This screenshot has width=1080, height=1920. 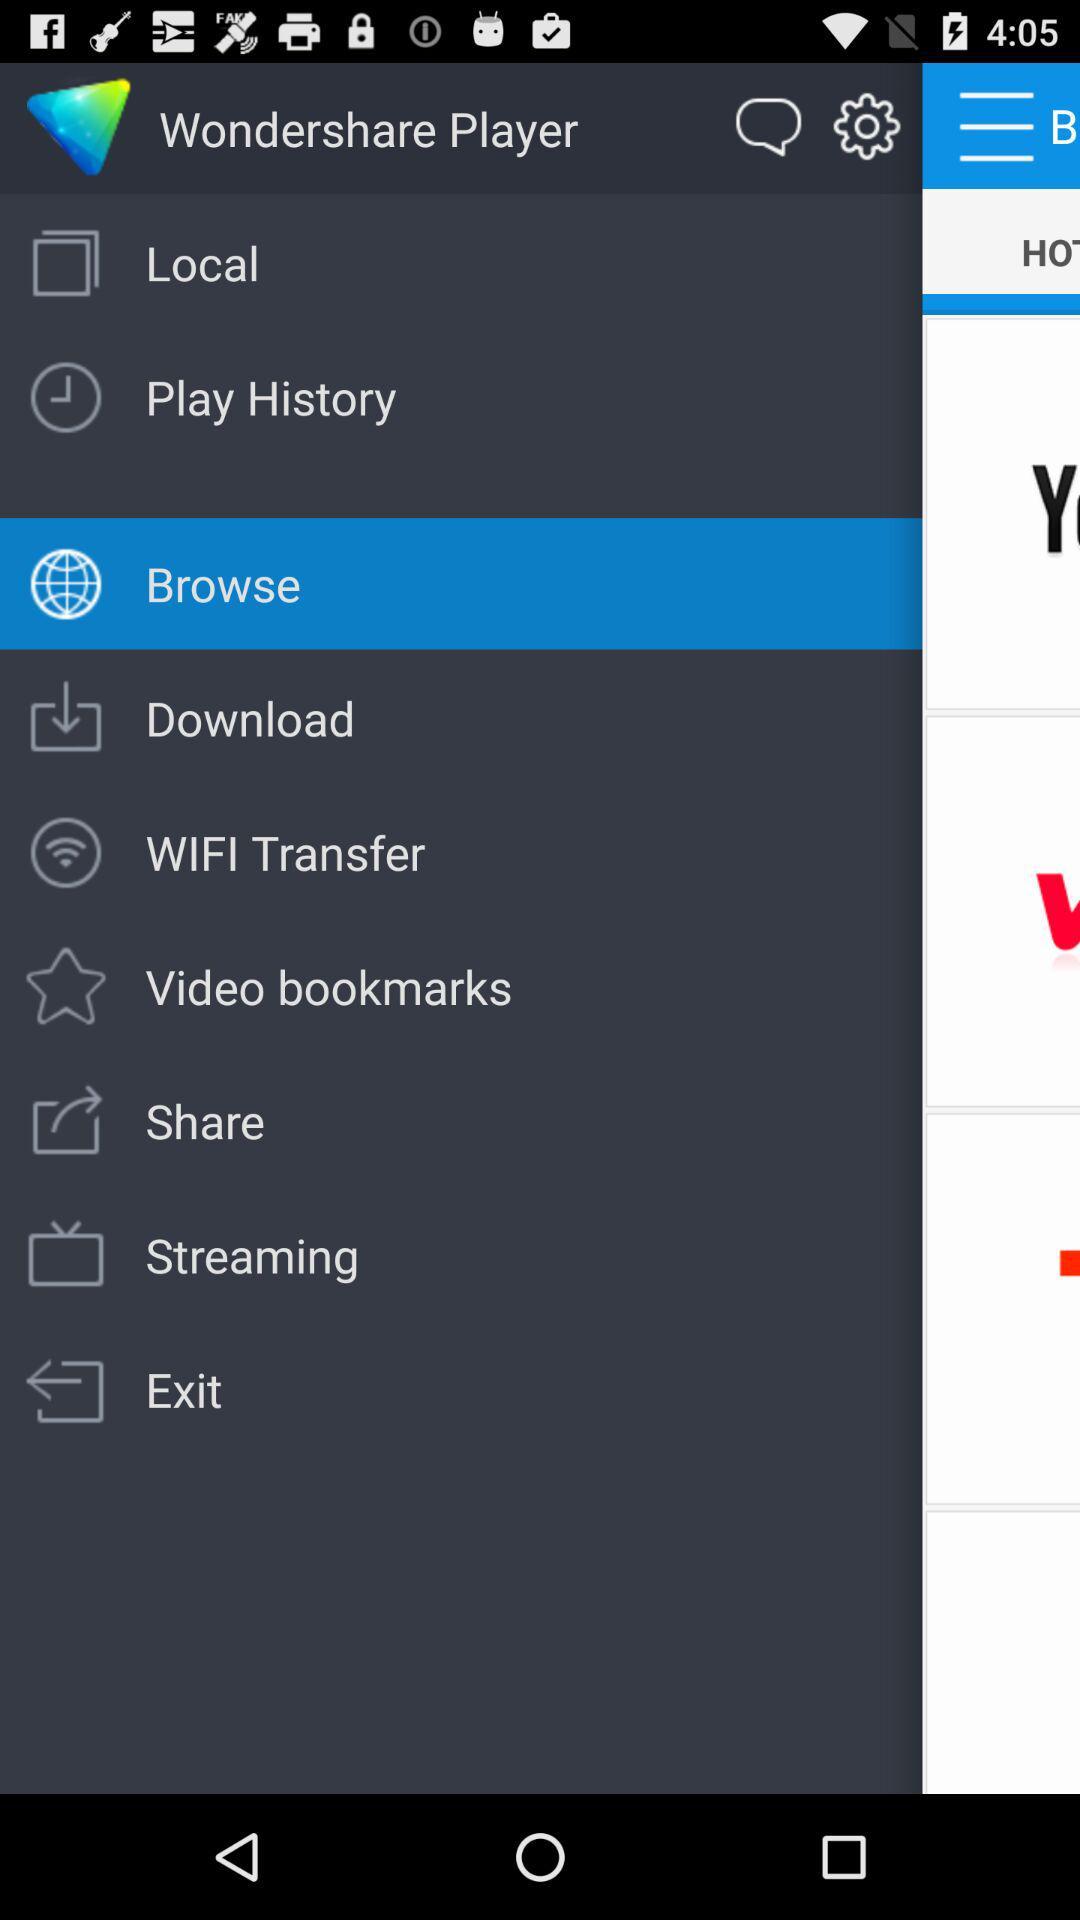 What do you see at coordinates (768, 127) in the screenshot?
I see `the item above the local icon` at bounding box center [768, 127].